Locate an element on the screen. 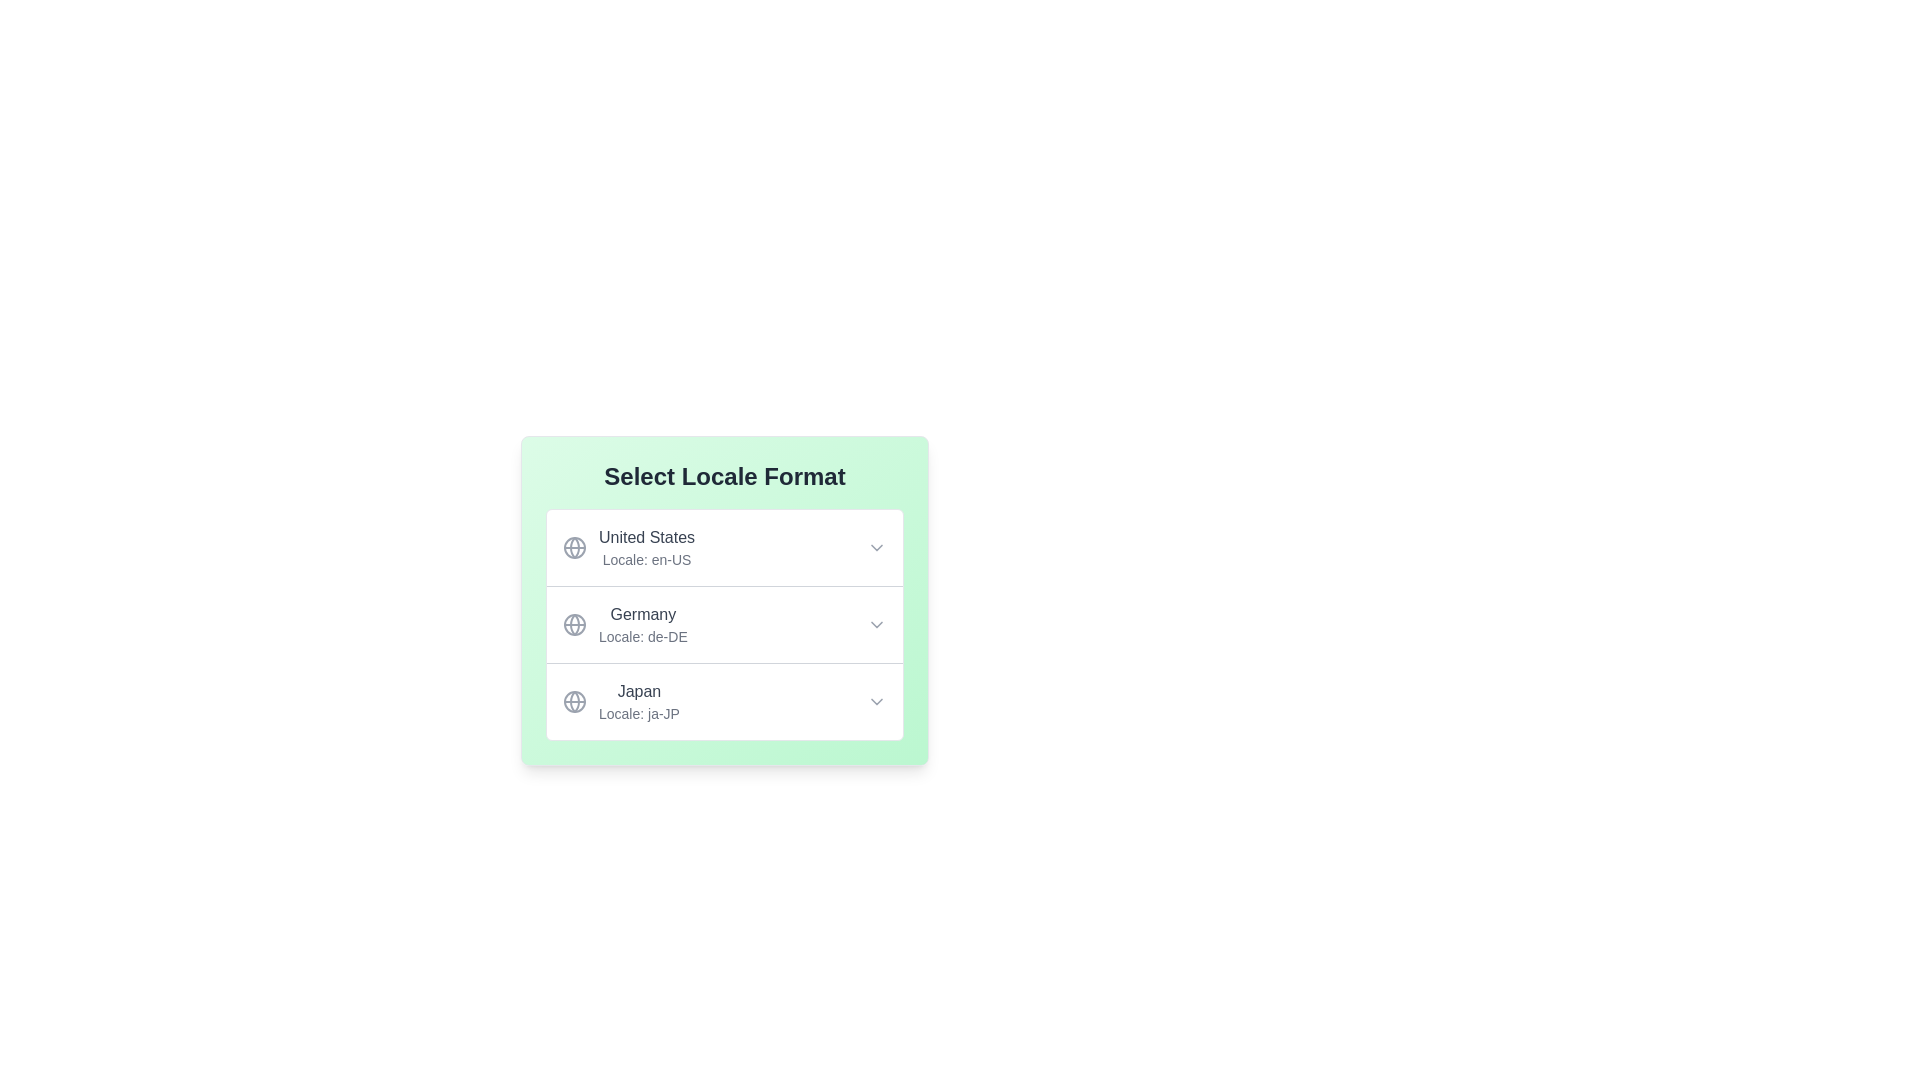 The width and height of the screenshot is (1920, 1080). the first list item for locale selection, which contains a title, subtitle, and embedded icons is located at coordinates (723, 547).